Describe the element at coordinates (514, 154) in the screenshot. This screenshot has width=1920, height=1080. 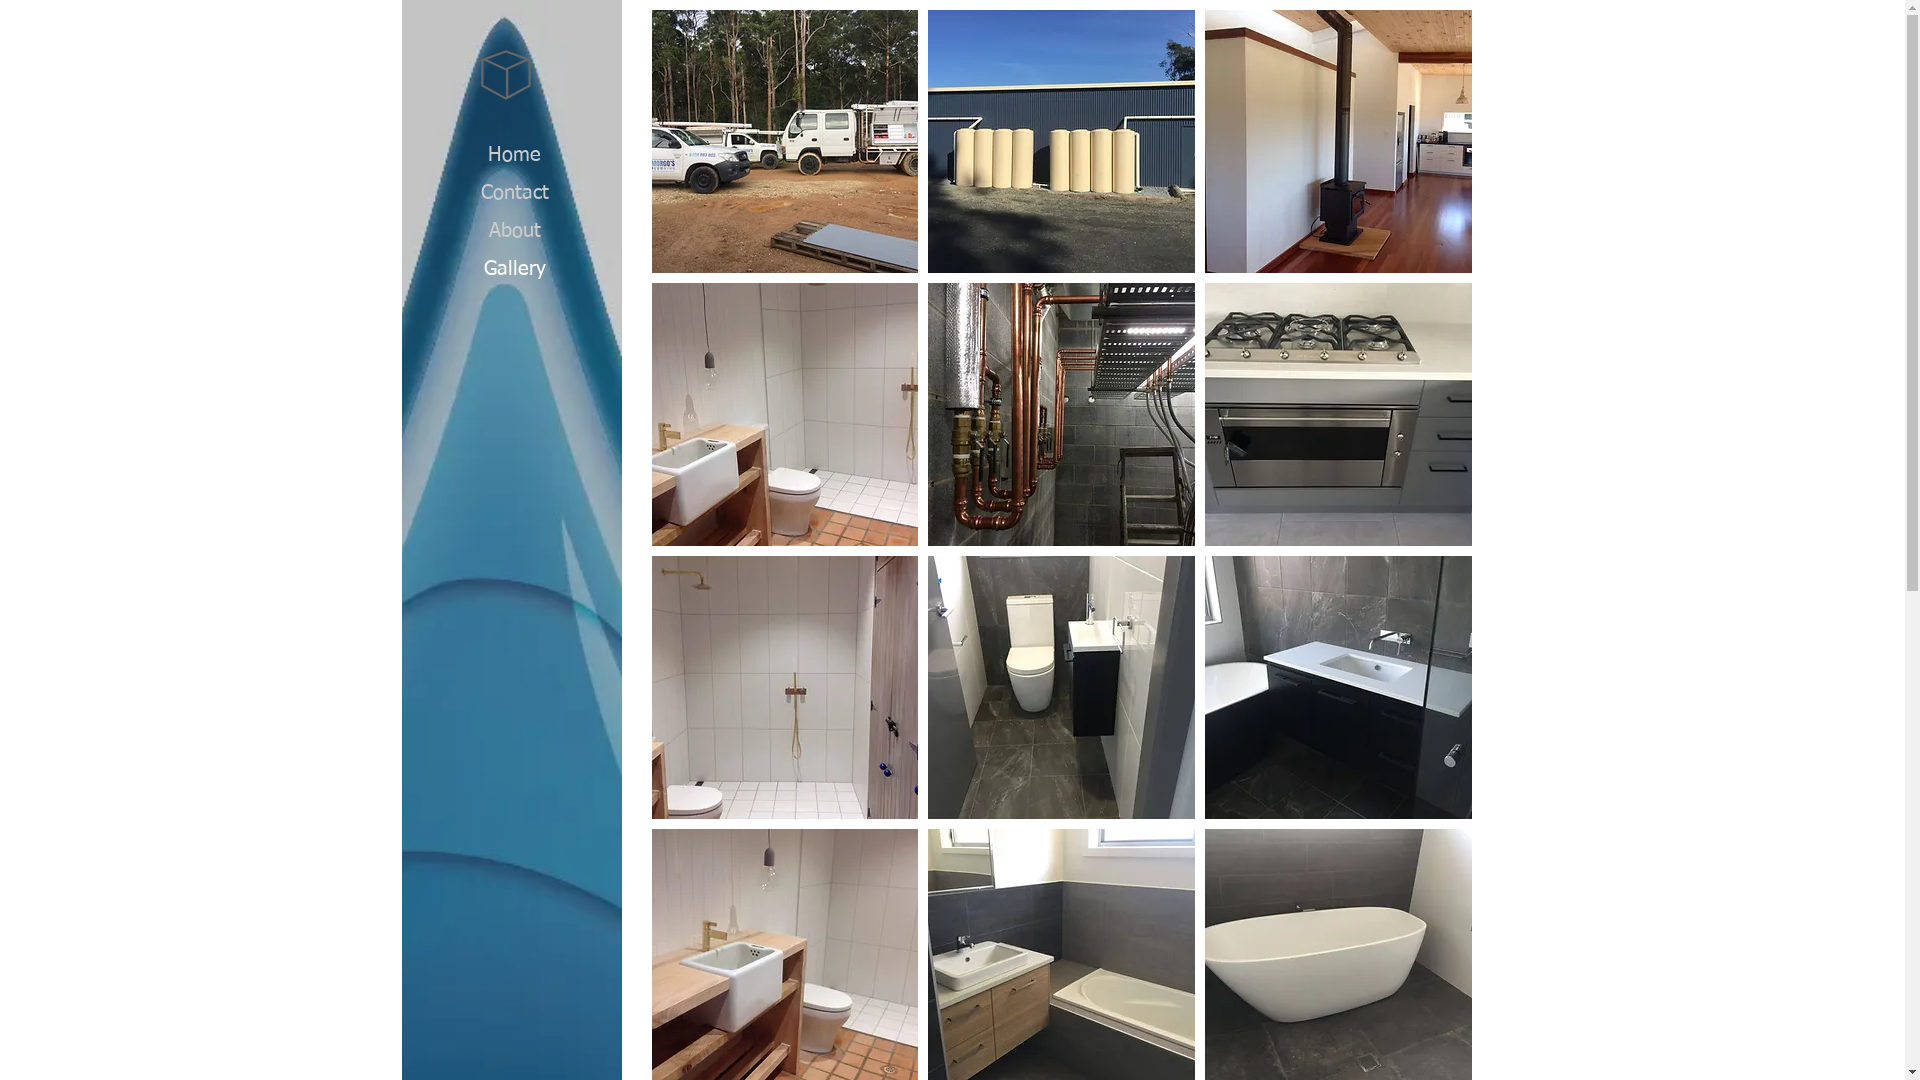
I see `'Home'` at that location.